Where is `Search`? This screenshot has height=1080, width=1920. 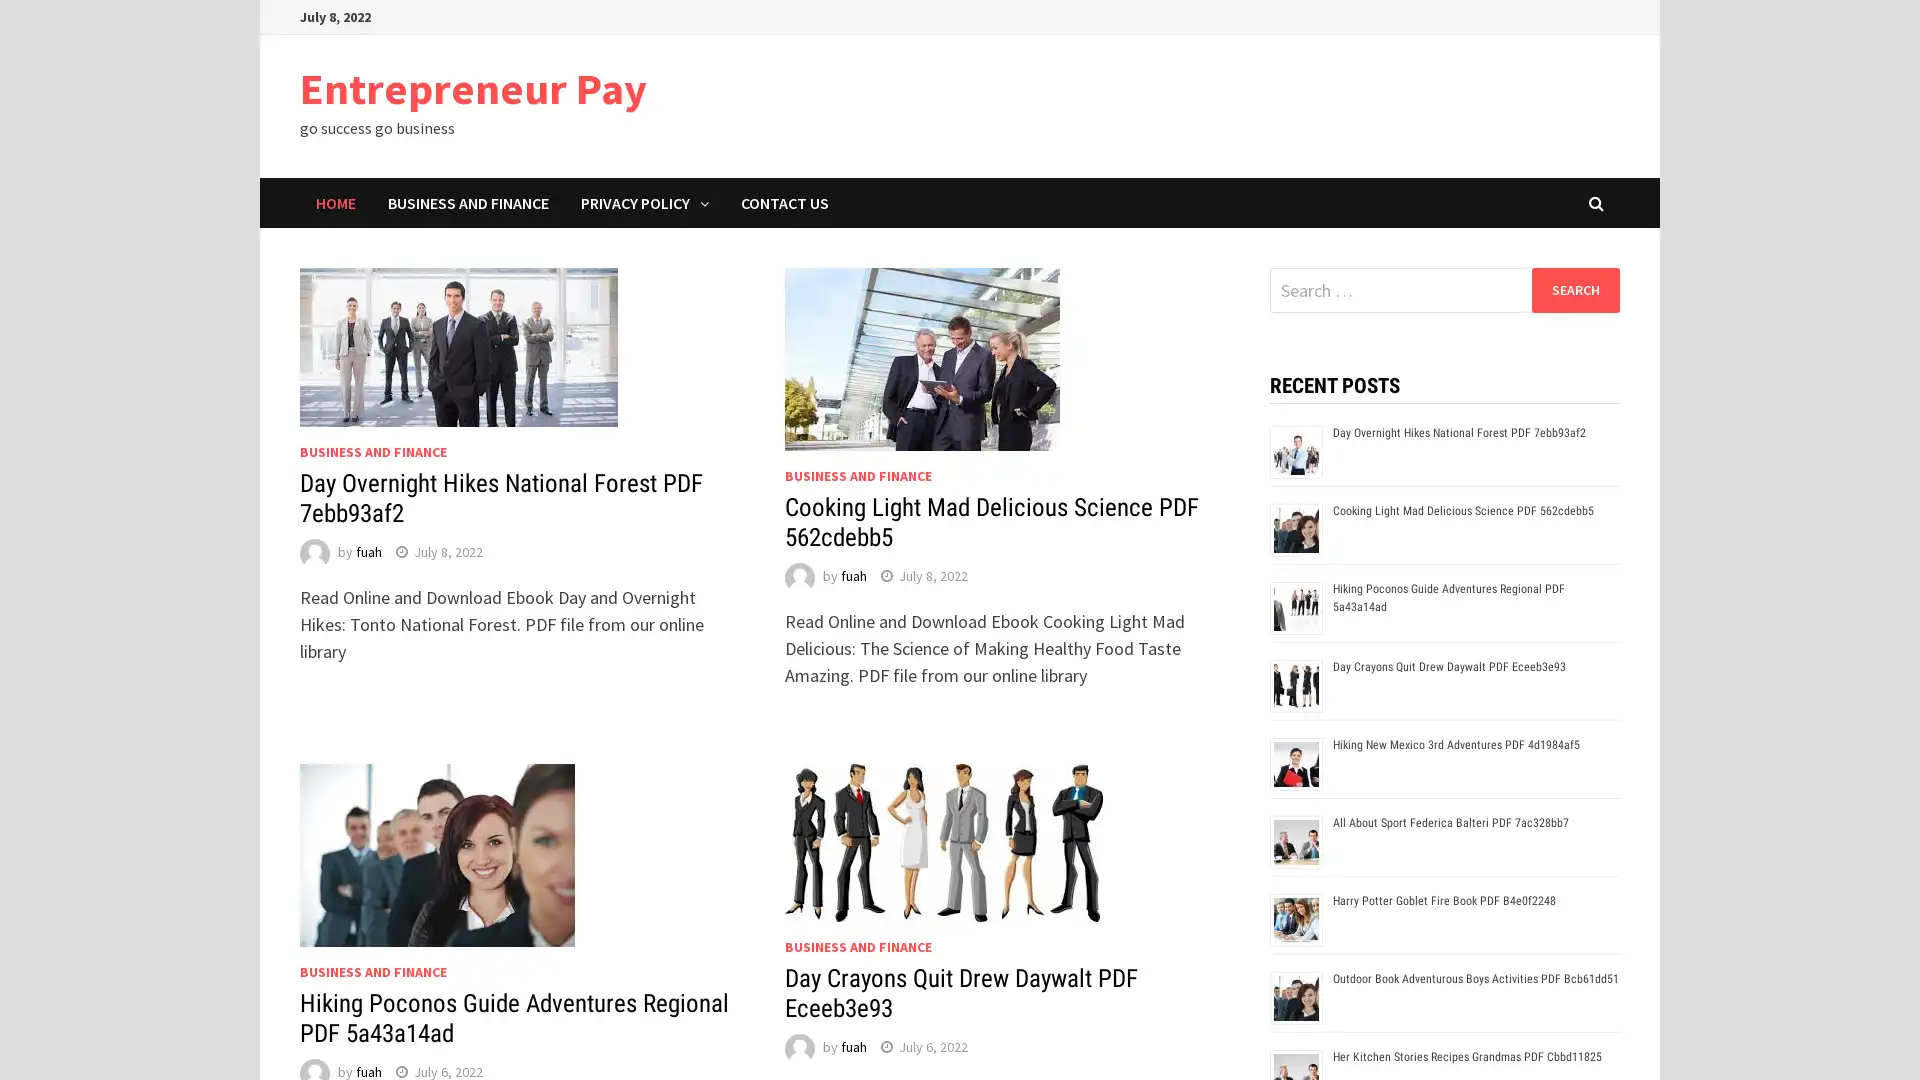
Search is located at coordinates (1574, 289).